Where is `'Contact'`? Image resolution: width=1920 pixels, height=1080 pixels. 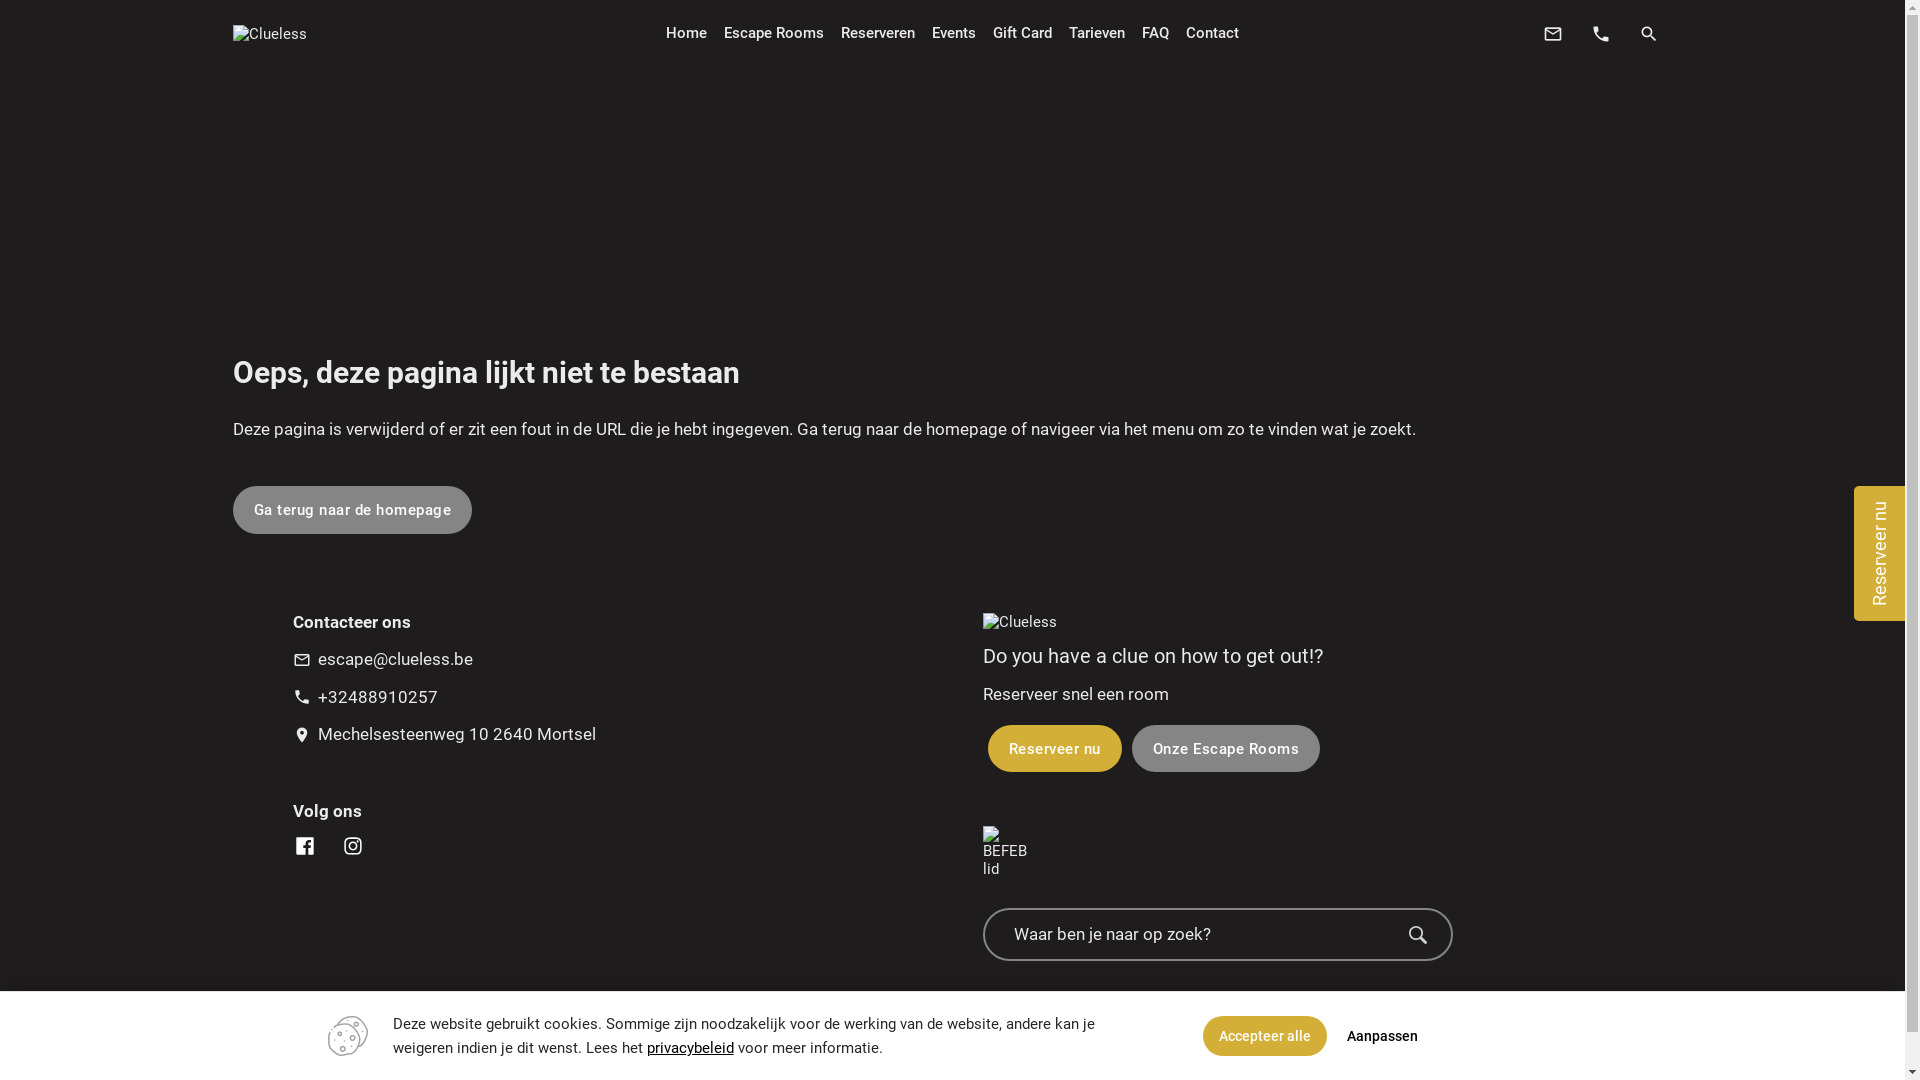 'Contact' is located at coordinates (1212, 32).